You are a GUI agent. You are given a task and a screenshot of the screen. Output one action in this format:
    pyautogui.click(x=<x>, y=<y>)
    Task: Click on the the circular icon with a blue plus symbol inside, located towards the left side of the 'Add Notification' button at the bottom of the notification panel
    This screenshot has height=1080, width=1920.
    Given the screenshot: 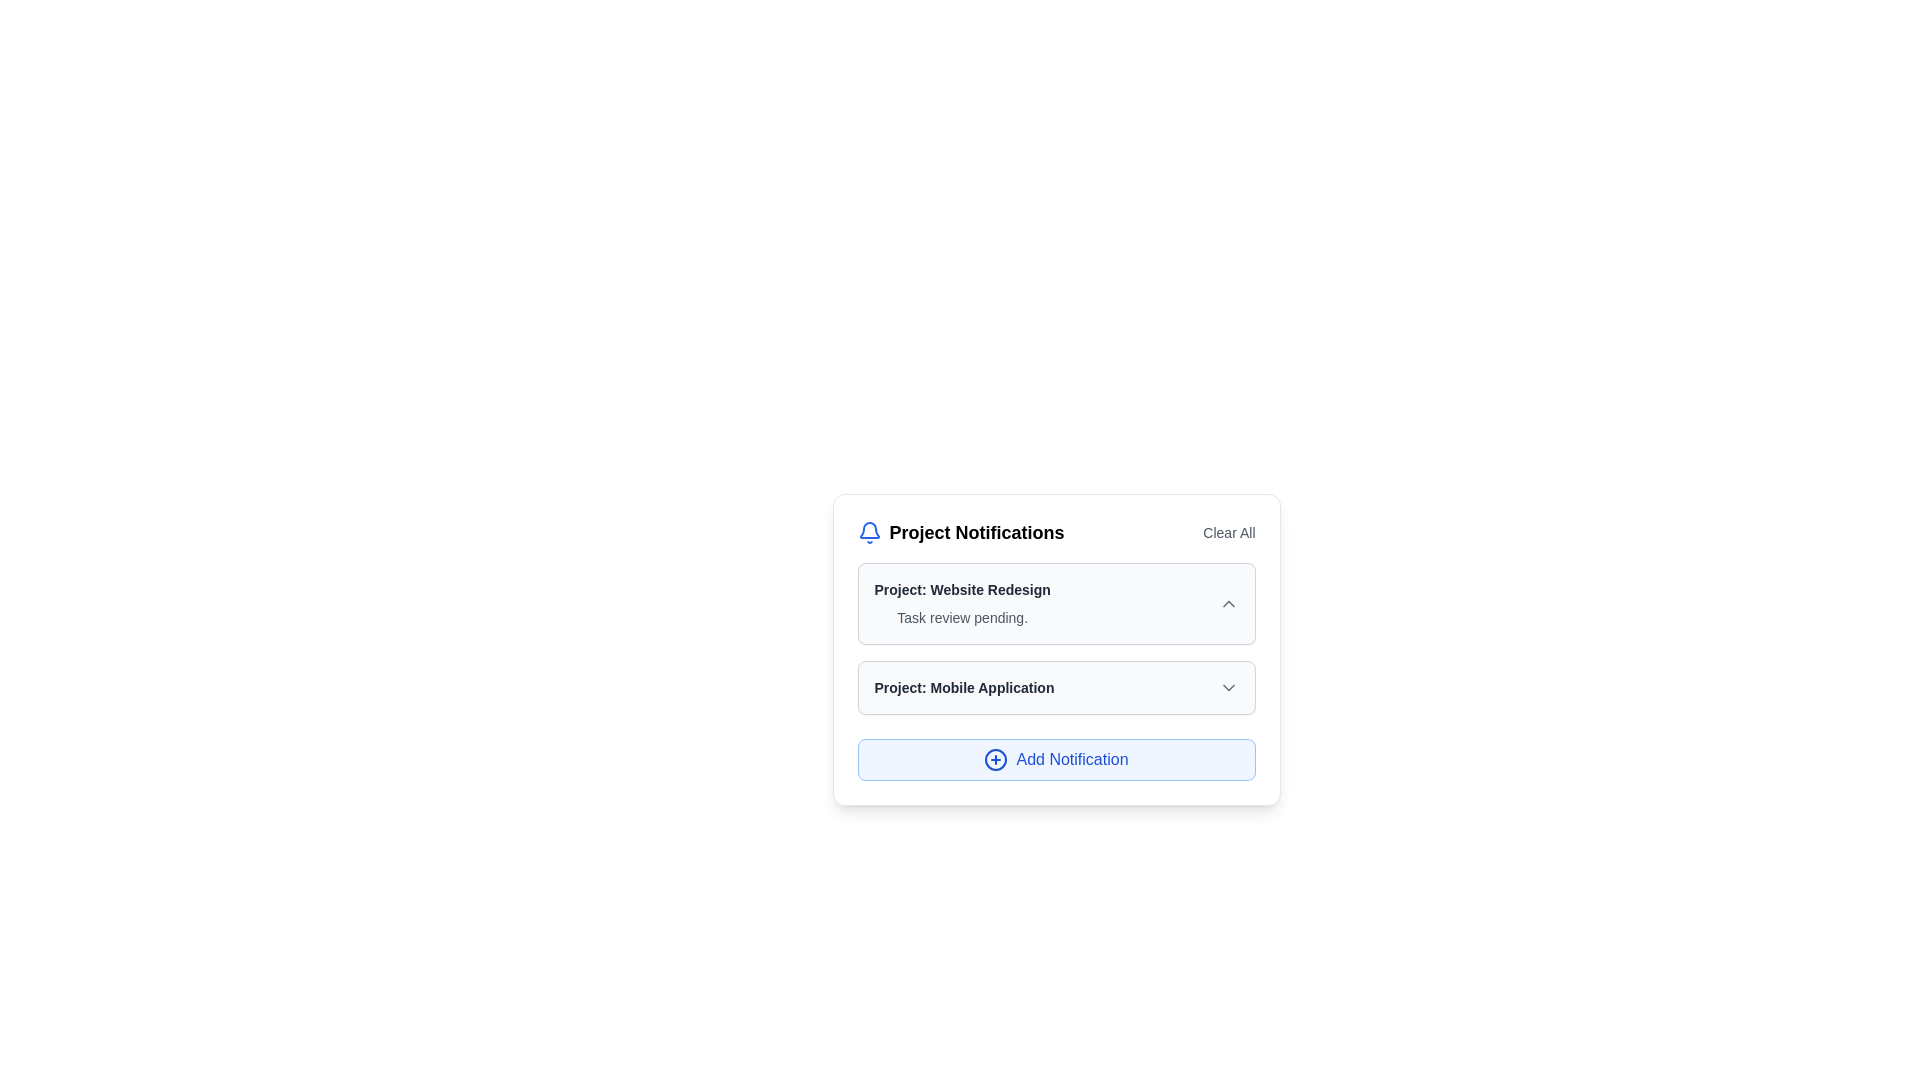 What is the action you would take?
    pyautogui.click(x=996, y=759)
    